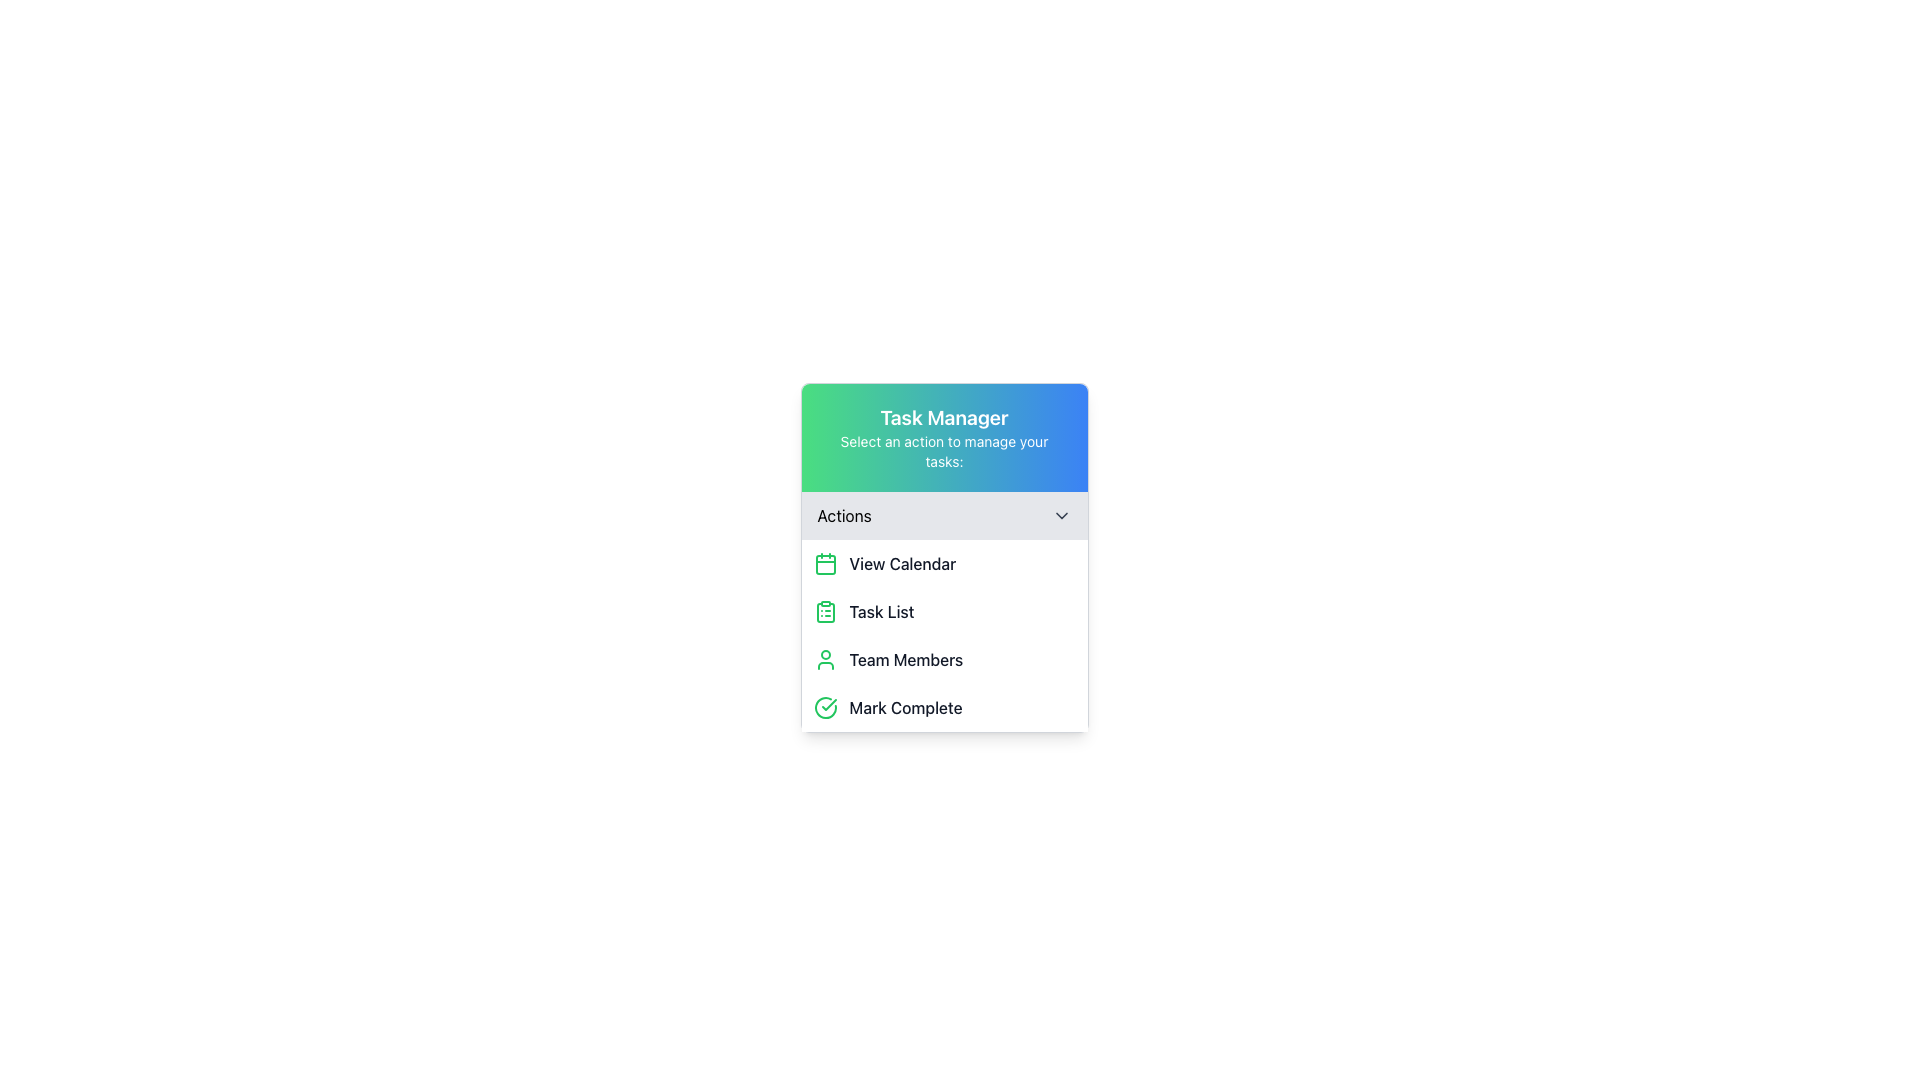 The image size is (1920, 1080). Describe the element at coordinates (905, 659) in the screenshot. I see `the third item in the 'Task Manager' dropdown labeled as 'Team Members'` at that location.